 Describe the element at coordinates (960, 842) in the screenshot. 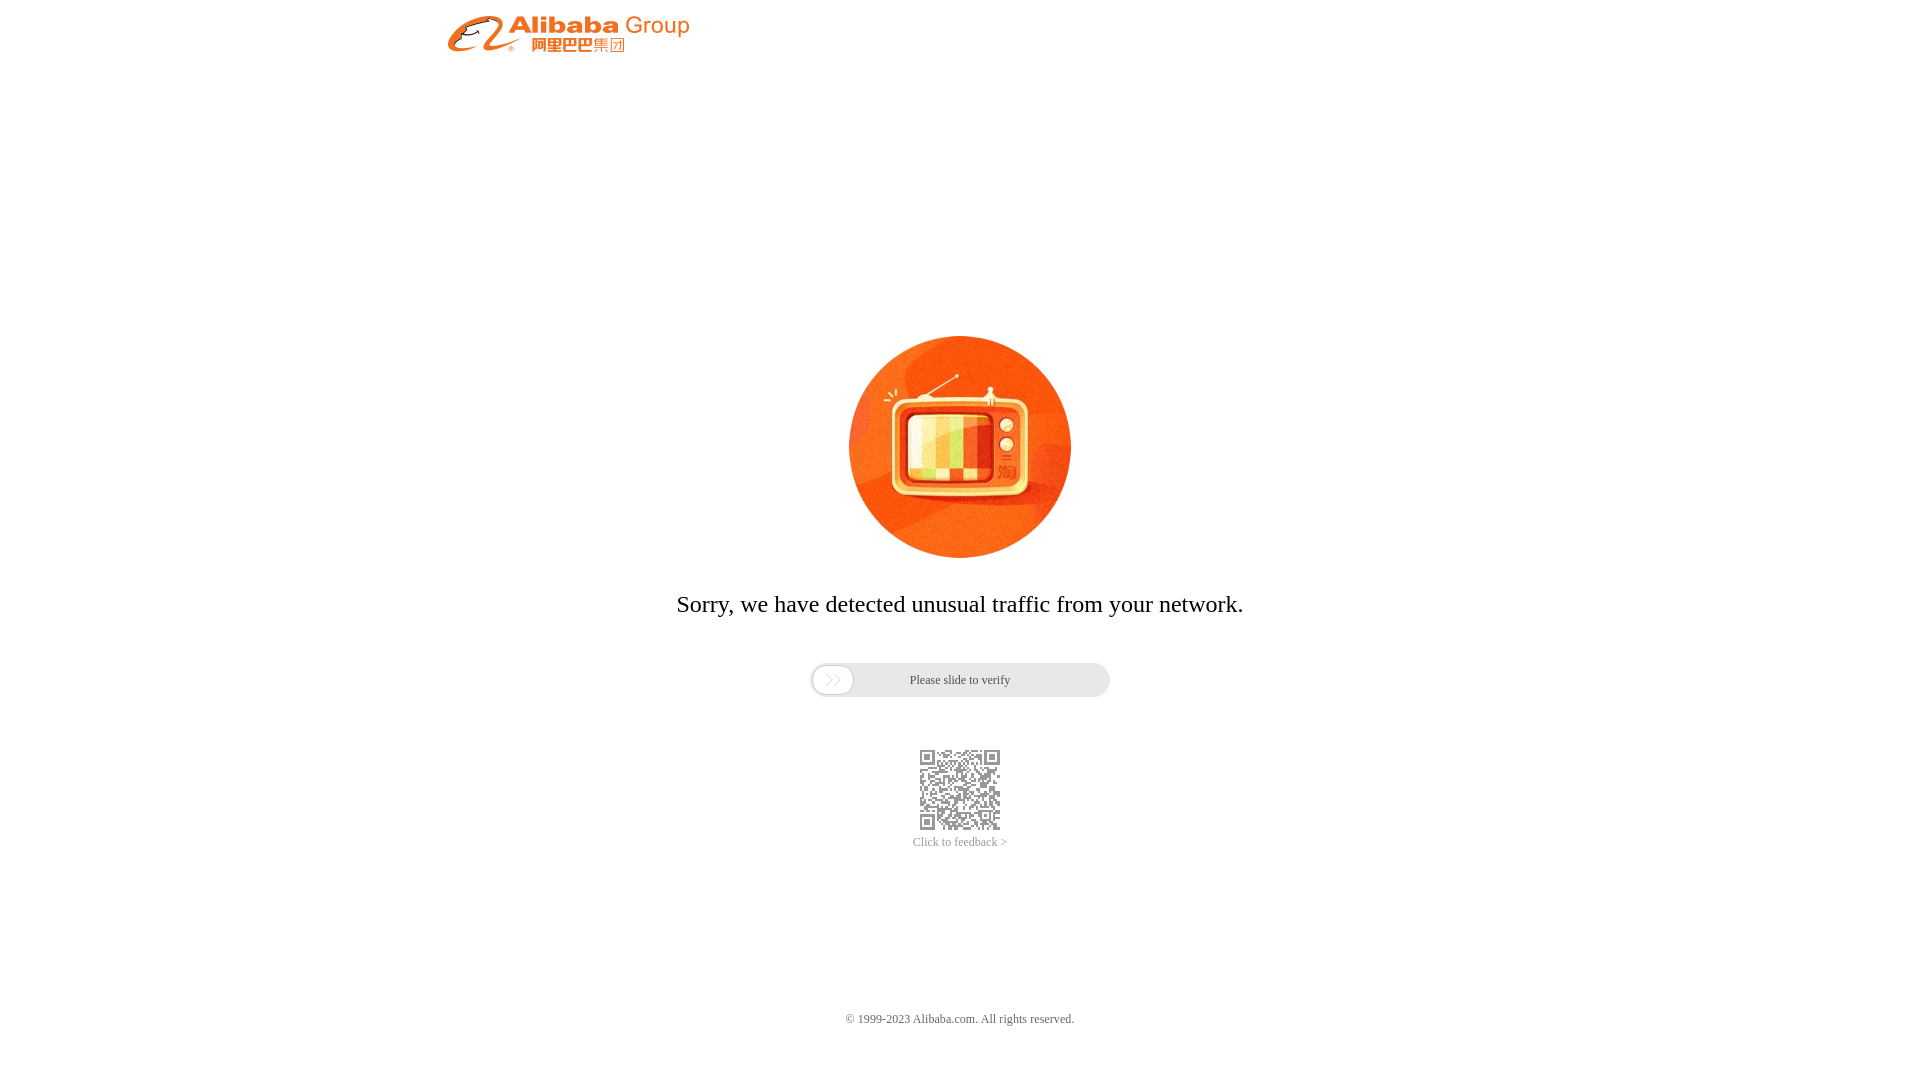

I see `'Click to feedback >'` at that location.